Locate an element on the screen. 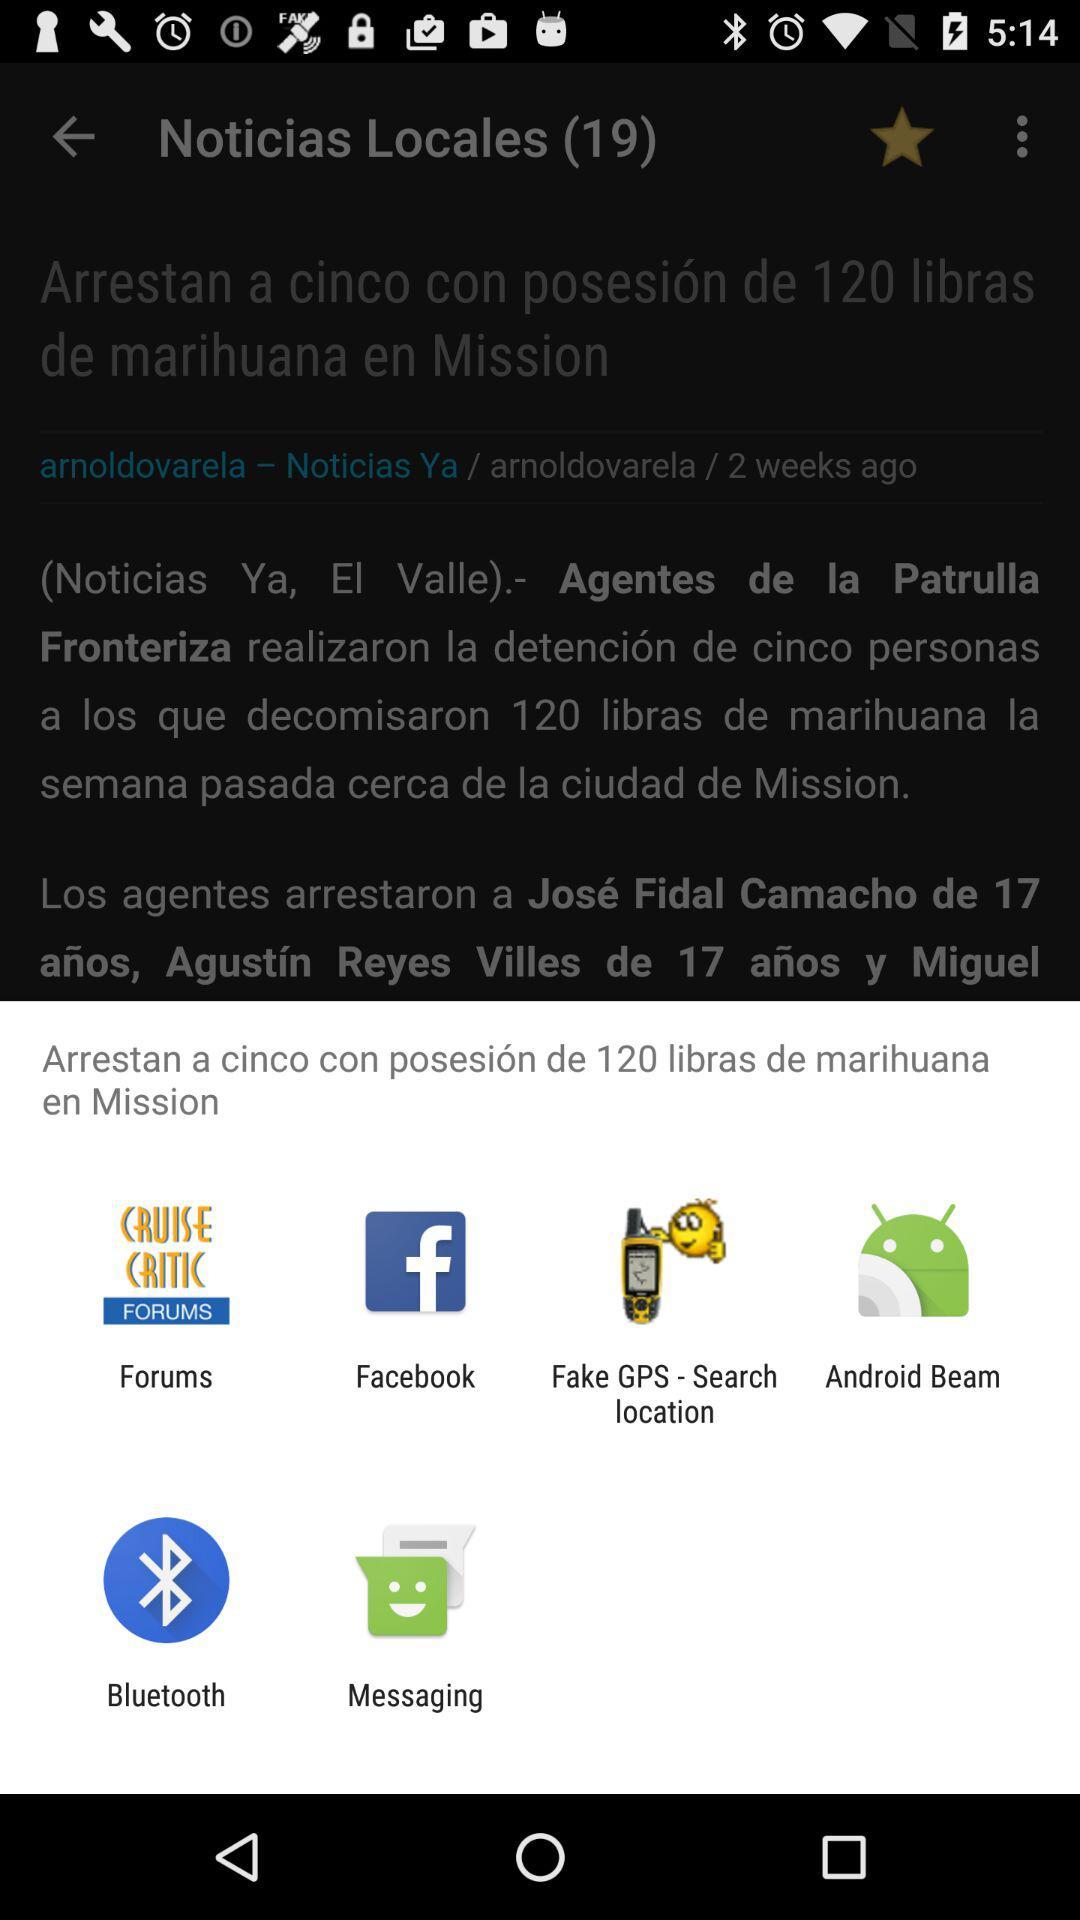  the item next to the facebook is located at coordinates (664, 1392).